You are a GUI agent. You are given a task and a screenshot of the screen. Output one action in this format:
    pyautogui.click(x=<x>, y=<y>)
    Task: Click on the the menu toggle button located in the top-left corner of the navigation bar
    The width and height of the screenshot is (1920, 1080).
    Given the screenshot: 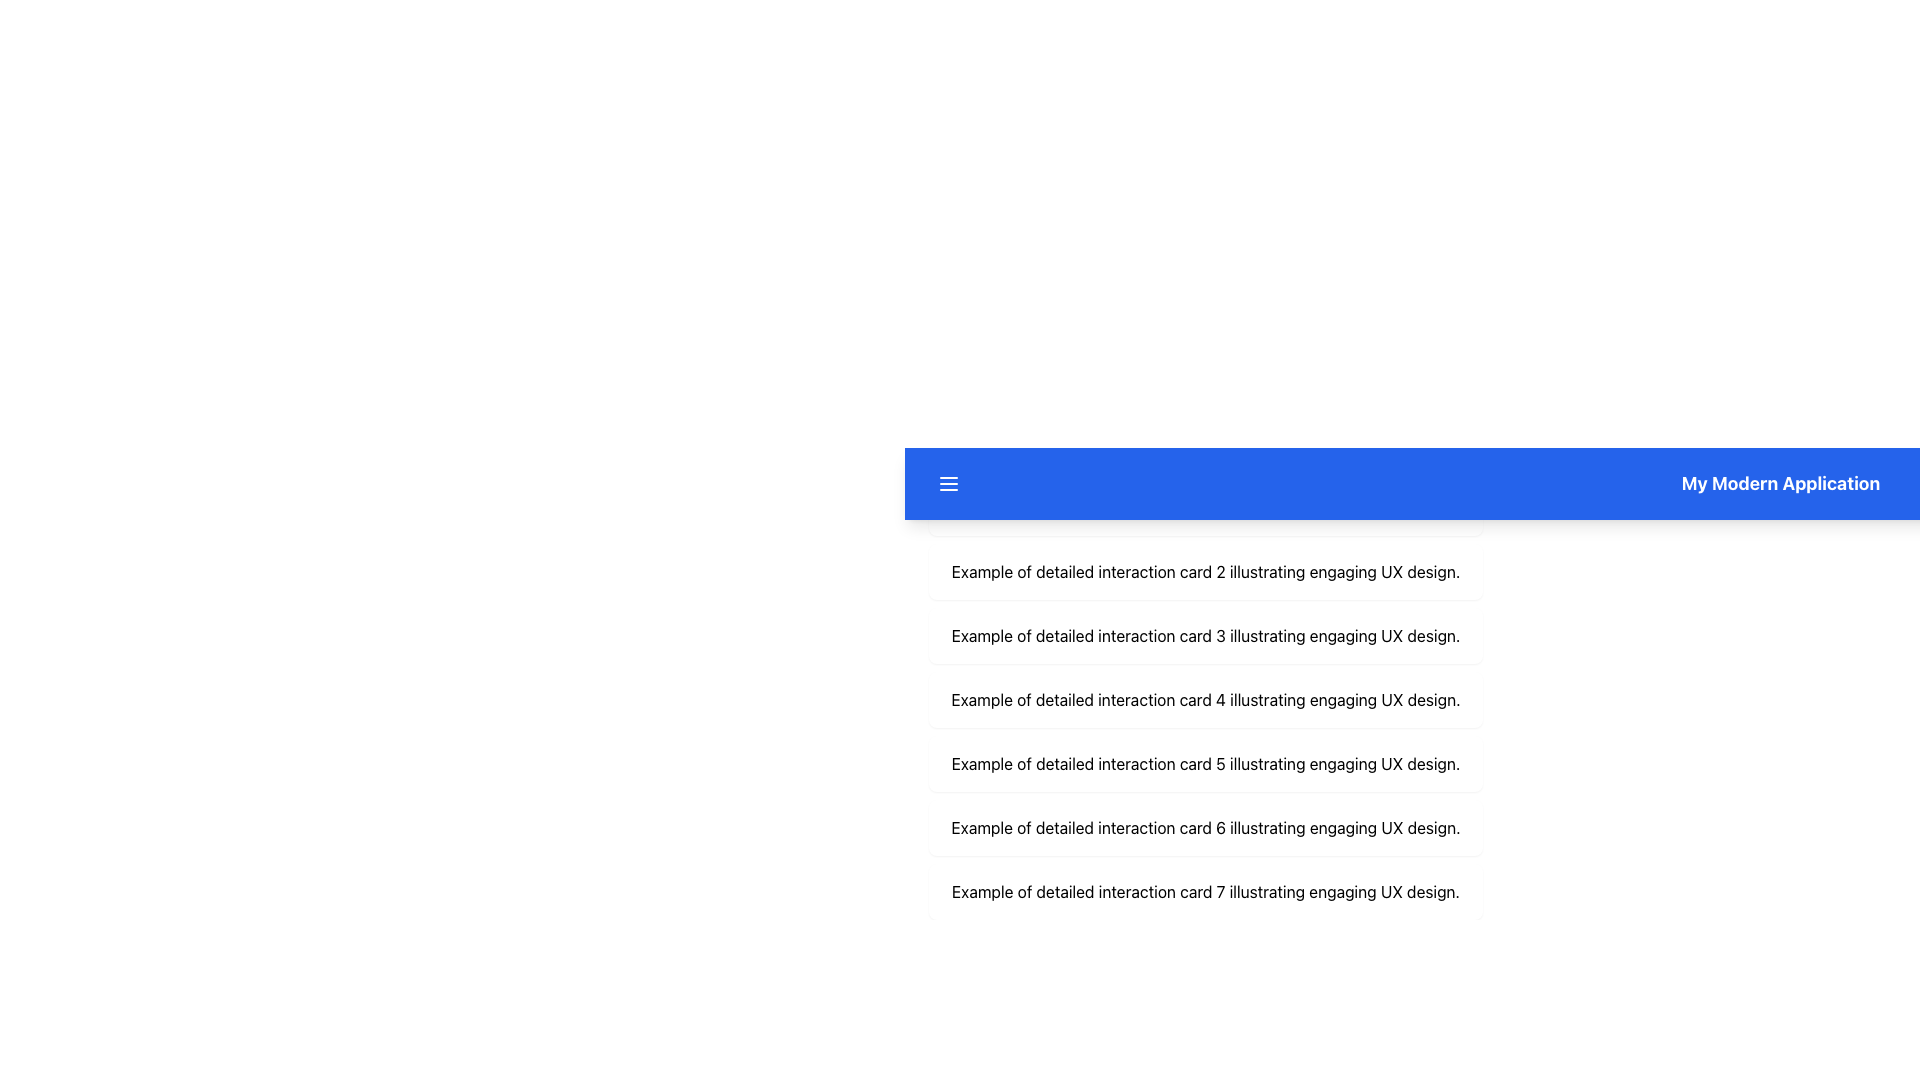 What is the action you would take?
    pyautogui.click(x=948, y=483)
    